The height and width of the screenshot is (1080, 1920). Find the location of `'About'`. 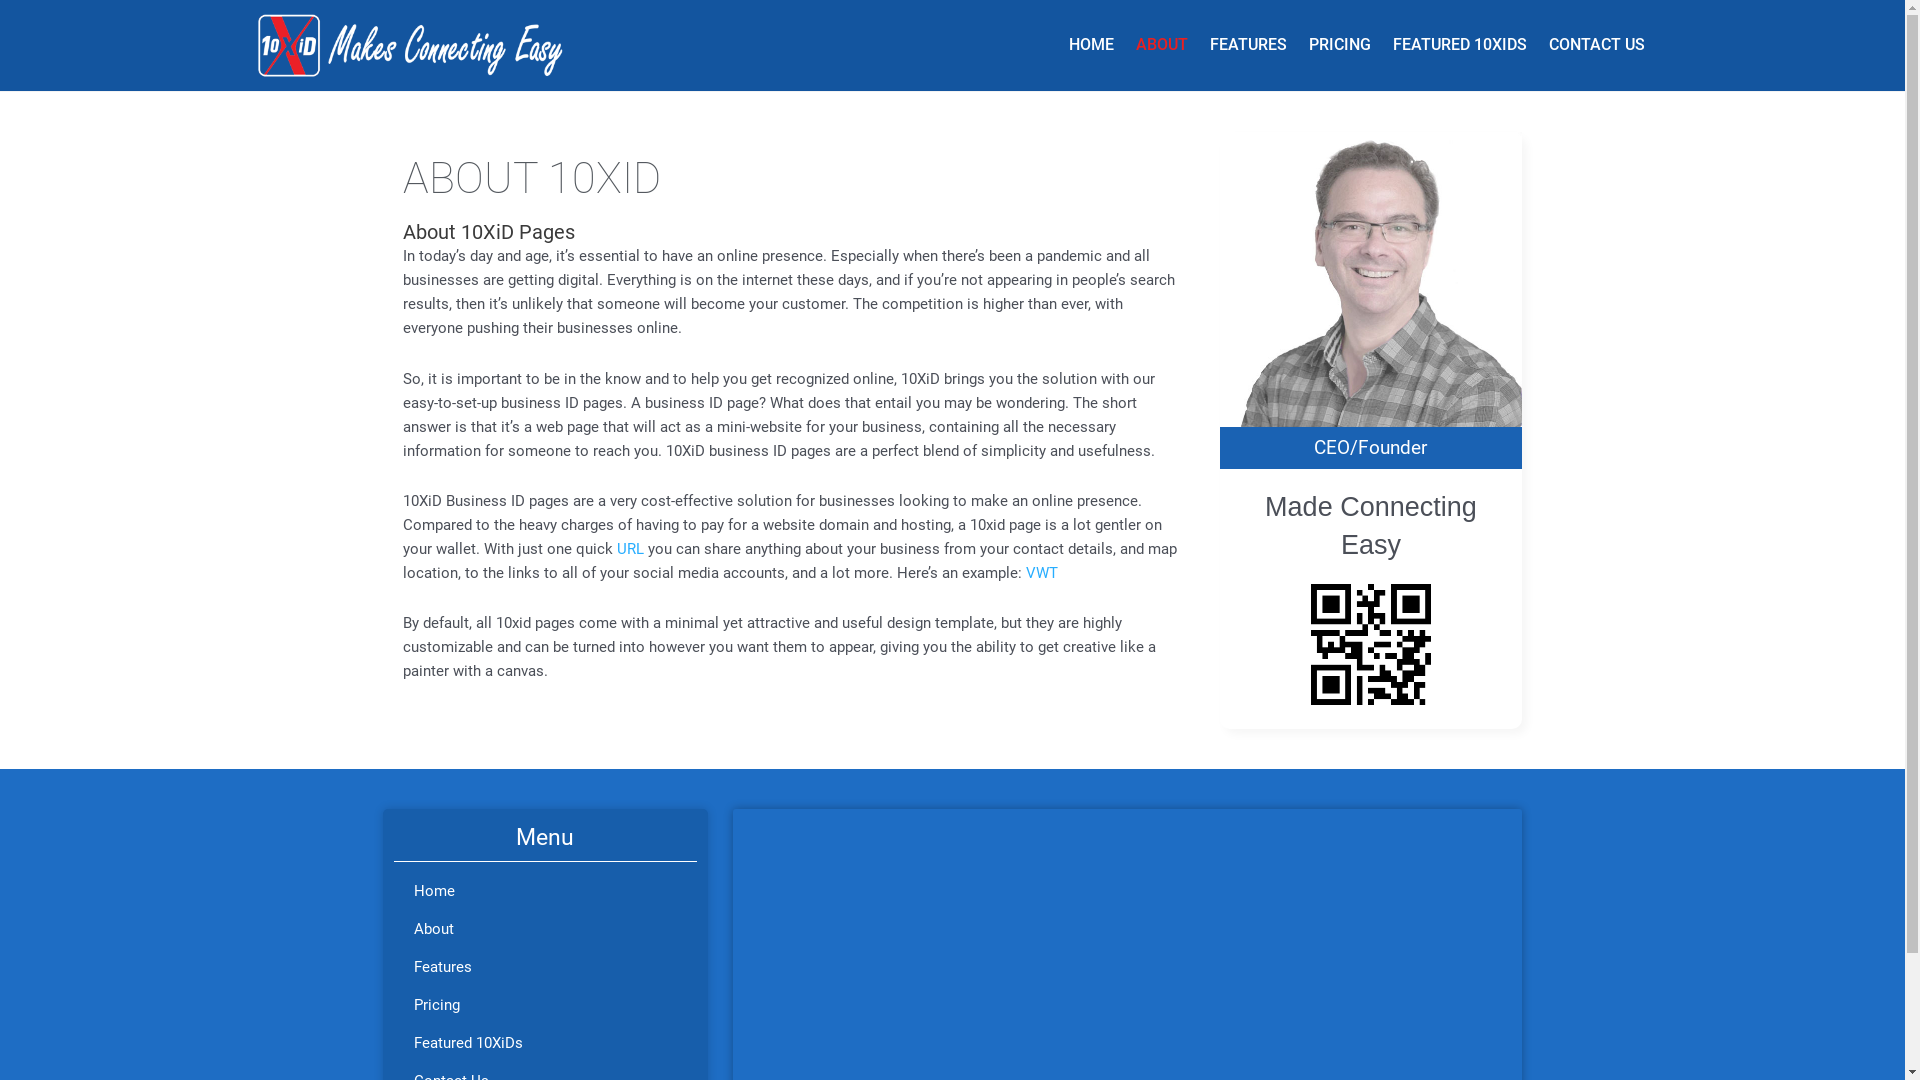

'About' is located at coordinates (546, 929).